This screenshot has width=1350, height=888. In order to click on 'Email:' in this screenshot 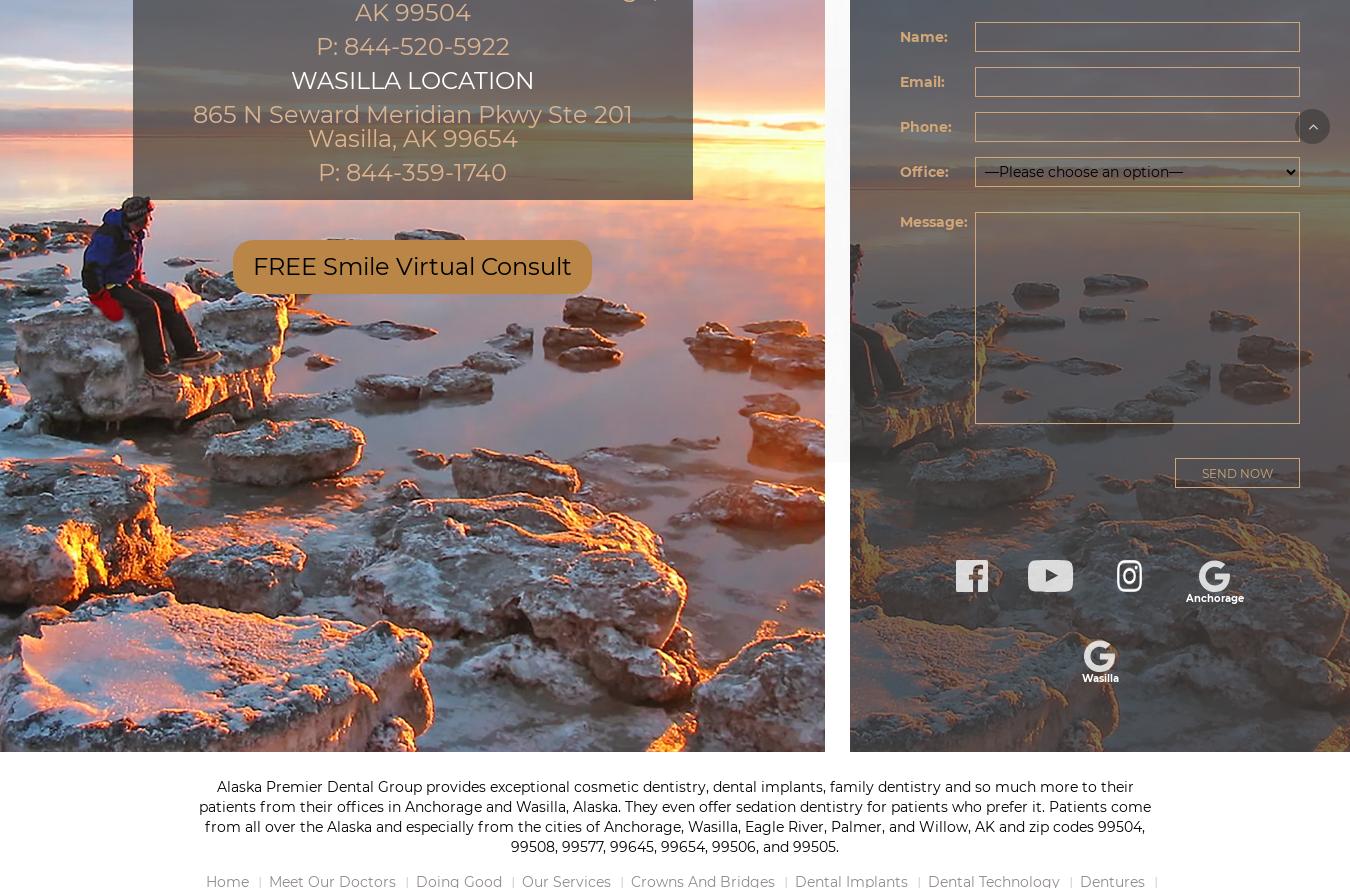, I will do `click(921, 79)`.